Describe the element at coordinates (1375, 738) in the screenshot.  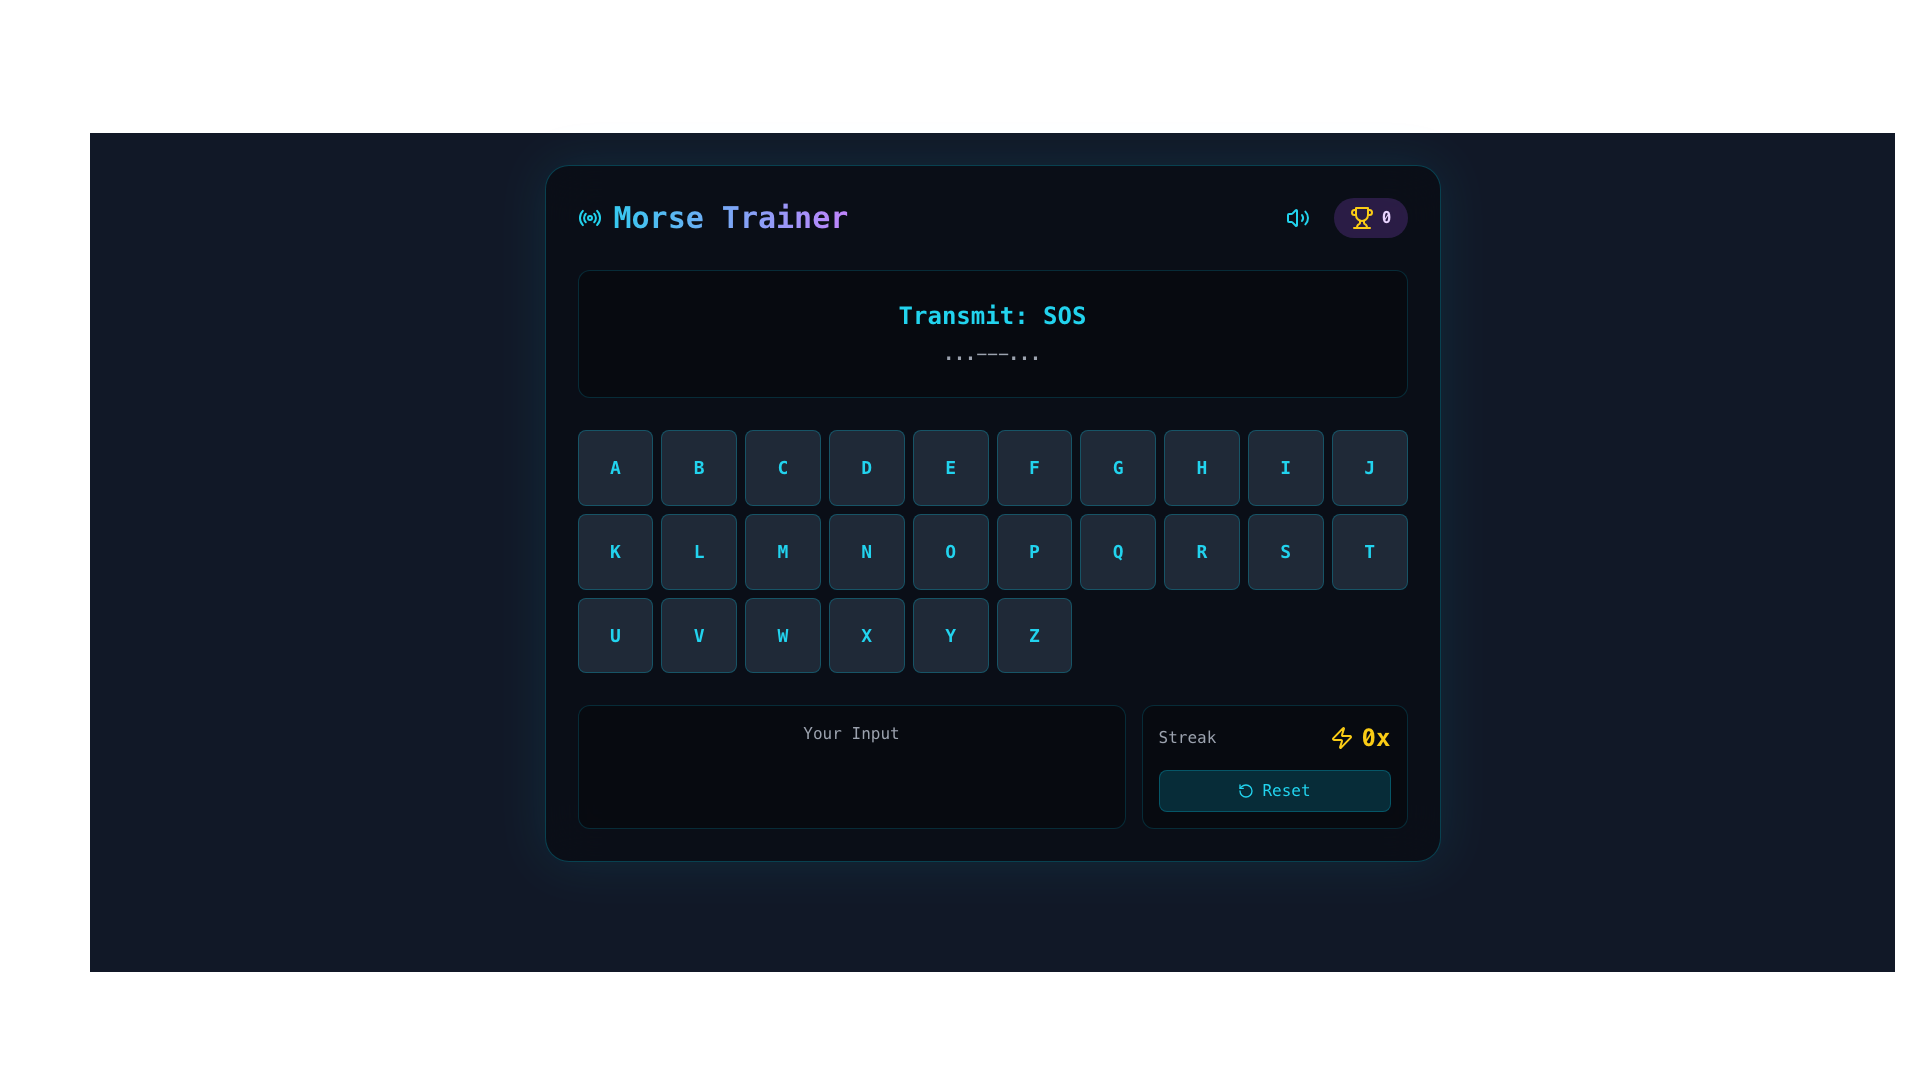
I see `the bold yellow text '0x' located in the lower-right panel of the user interface, adjacent to the lightning icon in the 'Streak' section` at that location.